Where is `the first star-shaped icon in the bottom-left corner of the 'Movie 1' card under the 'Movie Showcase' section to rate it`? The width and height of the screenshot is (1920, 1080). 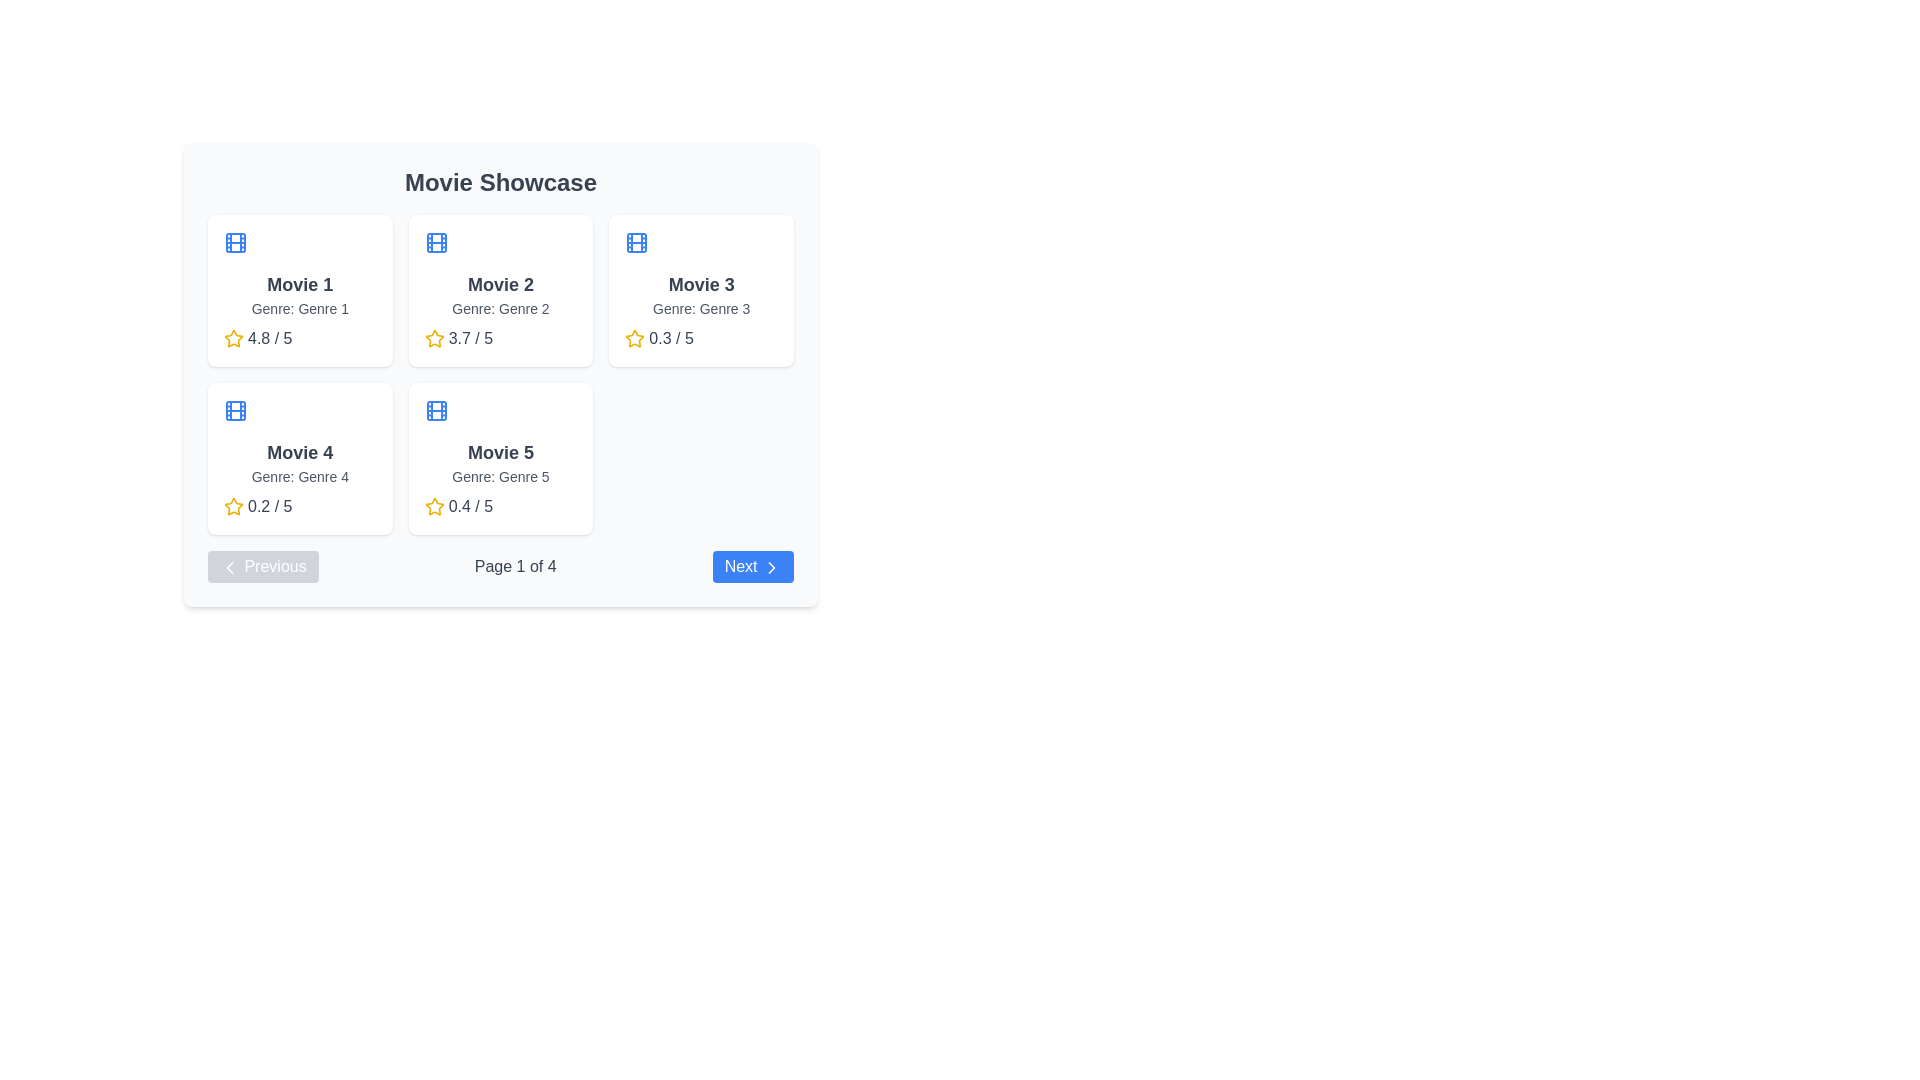 the first star-shaped icon in the bottom-left corner of the 'Movie 1' card under the 'Movie Showcase' section to rate it is located at coordinates (234, 337).